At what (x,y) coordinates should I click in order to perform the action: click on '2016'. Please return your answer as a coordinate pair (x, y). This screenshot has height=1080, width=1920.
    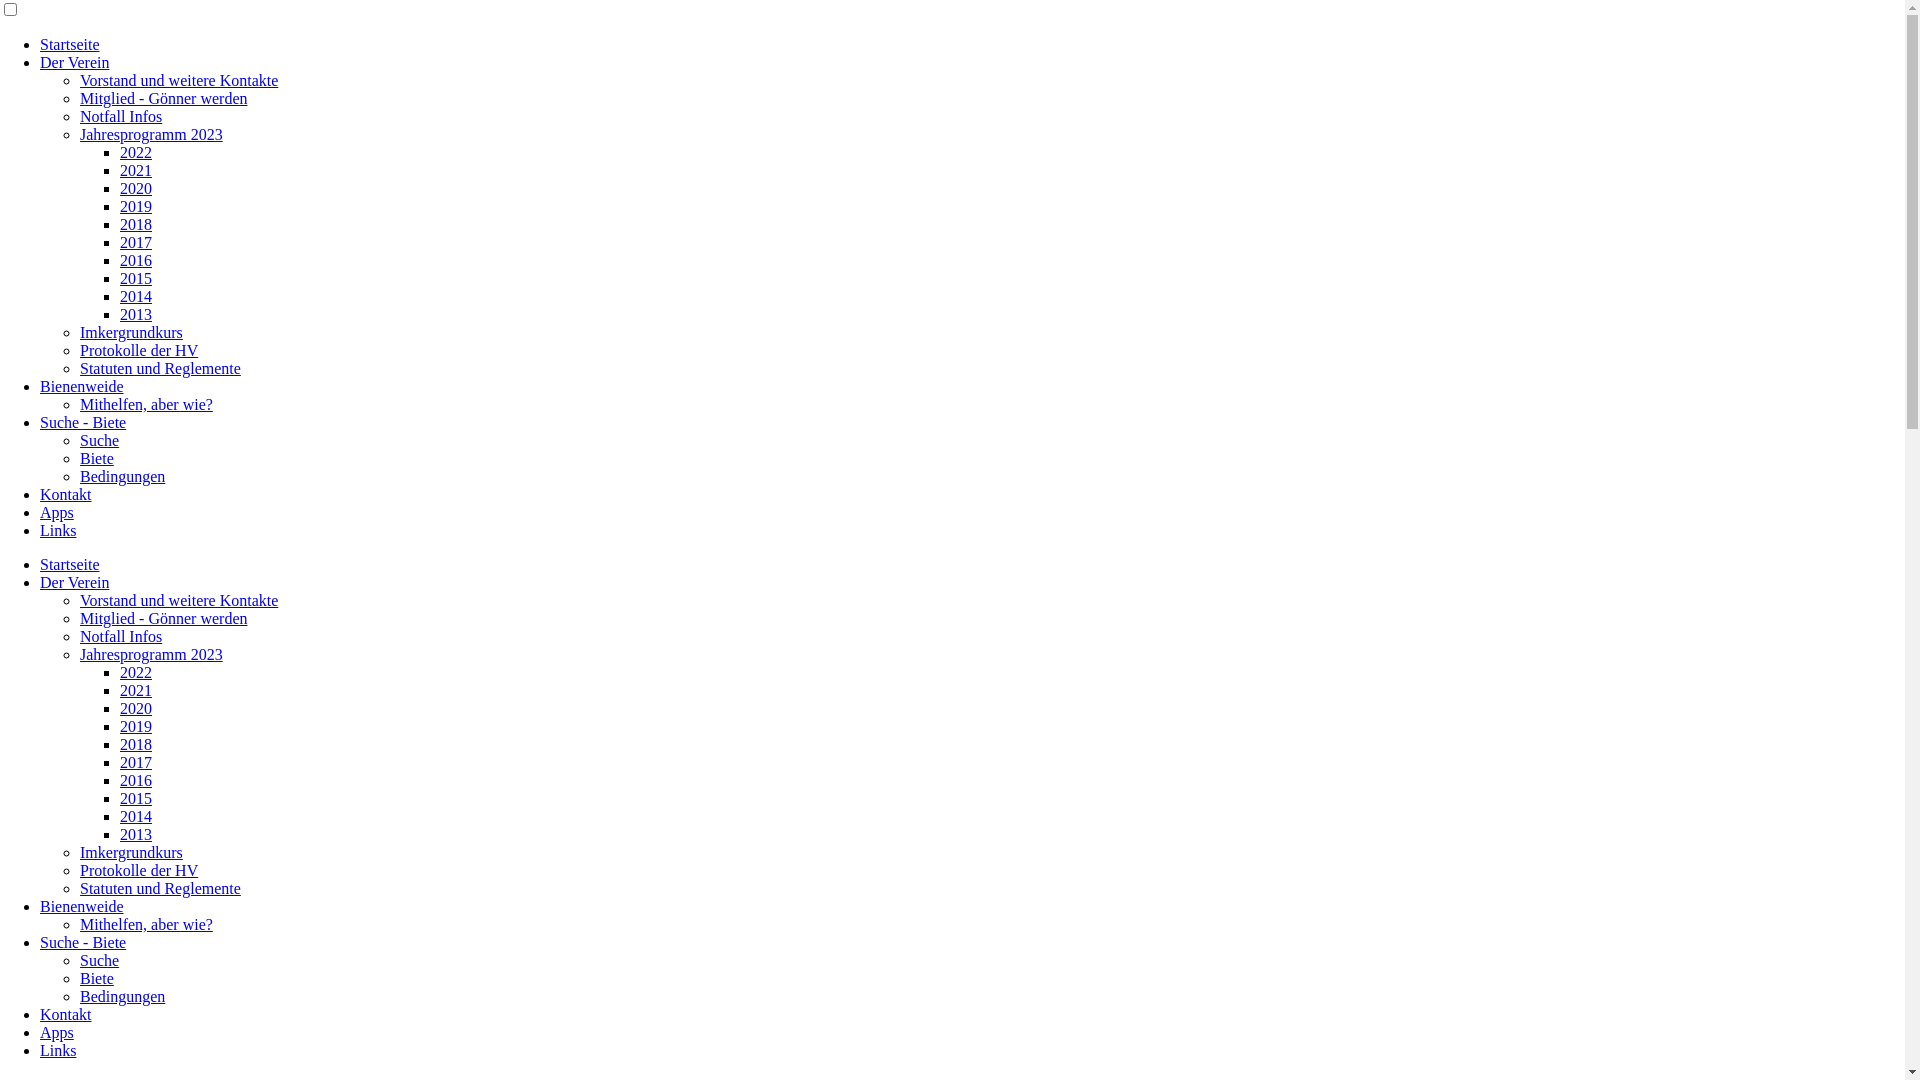
    Looking at the image, I should click on (134, 259).